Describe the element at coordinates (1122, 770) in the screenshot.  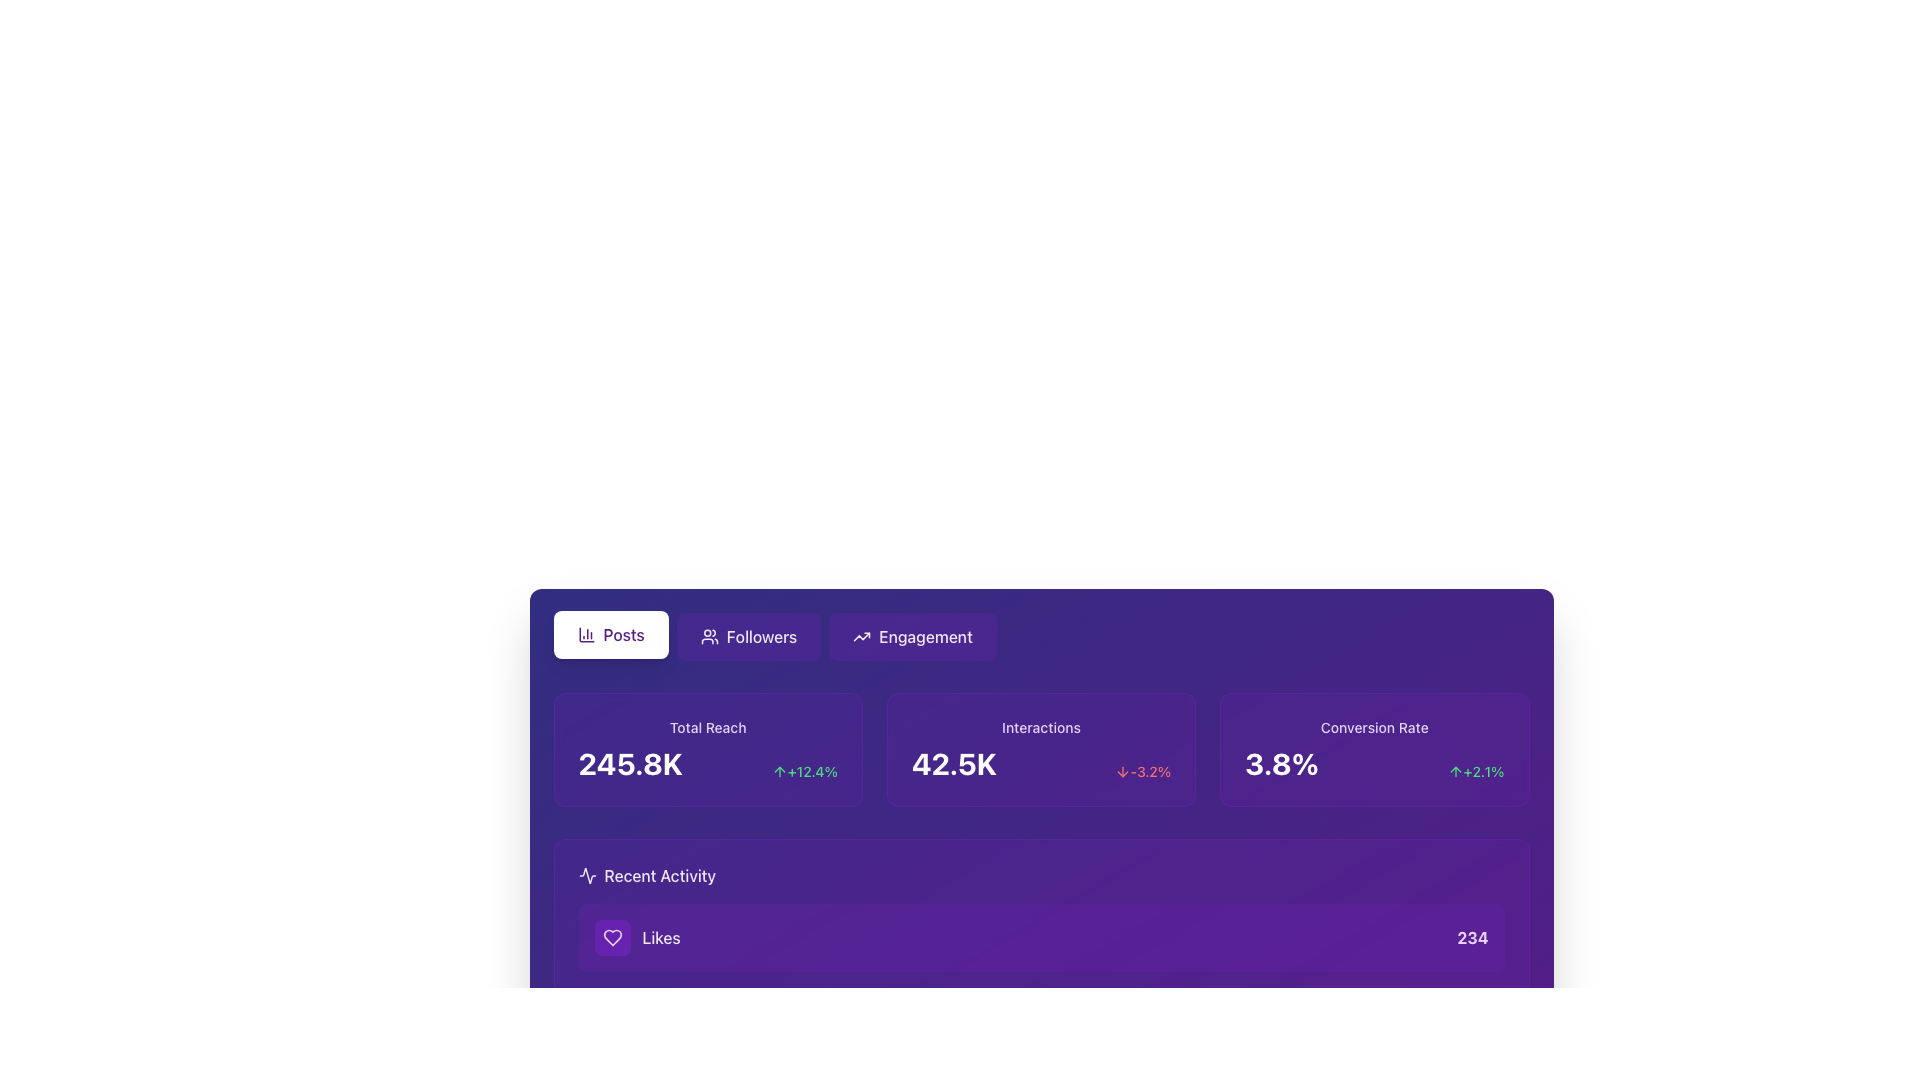
I see `the downward arrow icon indicating a decrease of -3.2% in the middle card under the 'Engagement' category` at that location.